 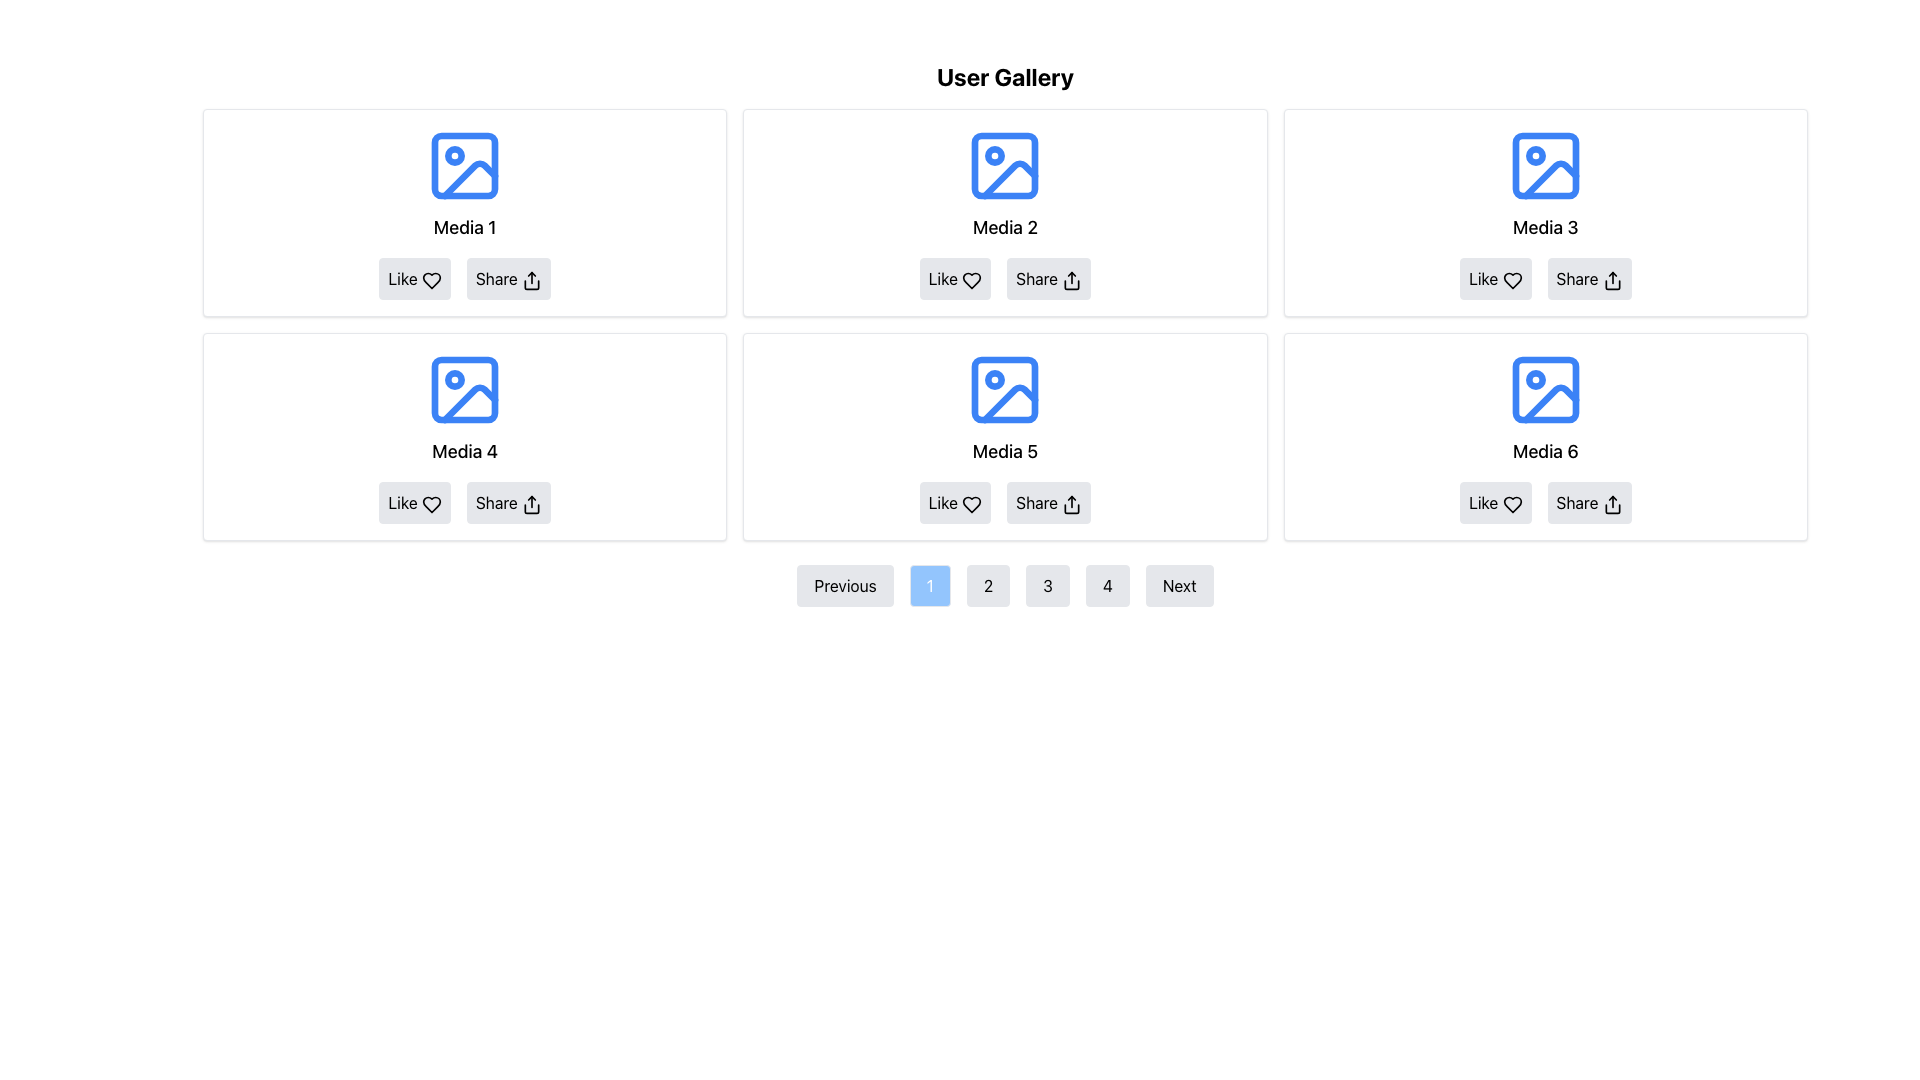 I want to click on the heart-shaped outline icon used for liking content beneath the title 'Media 6', so click(x=1512, y=503).